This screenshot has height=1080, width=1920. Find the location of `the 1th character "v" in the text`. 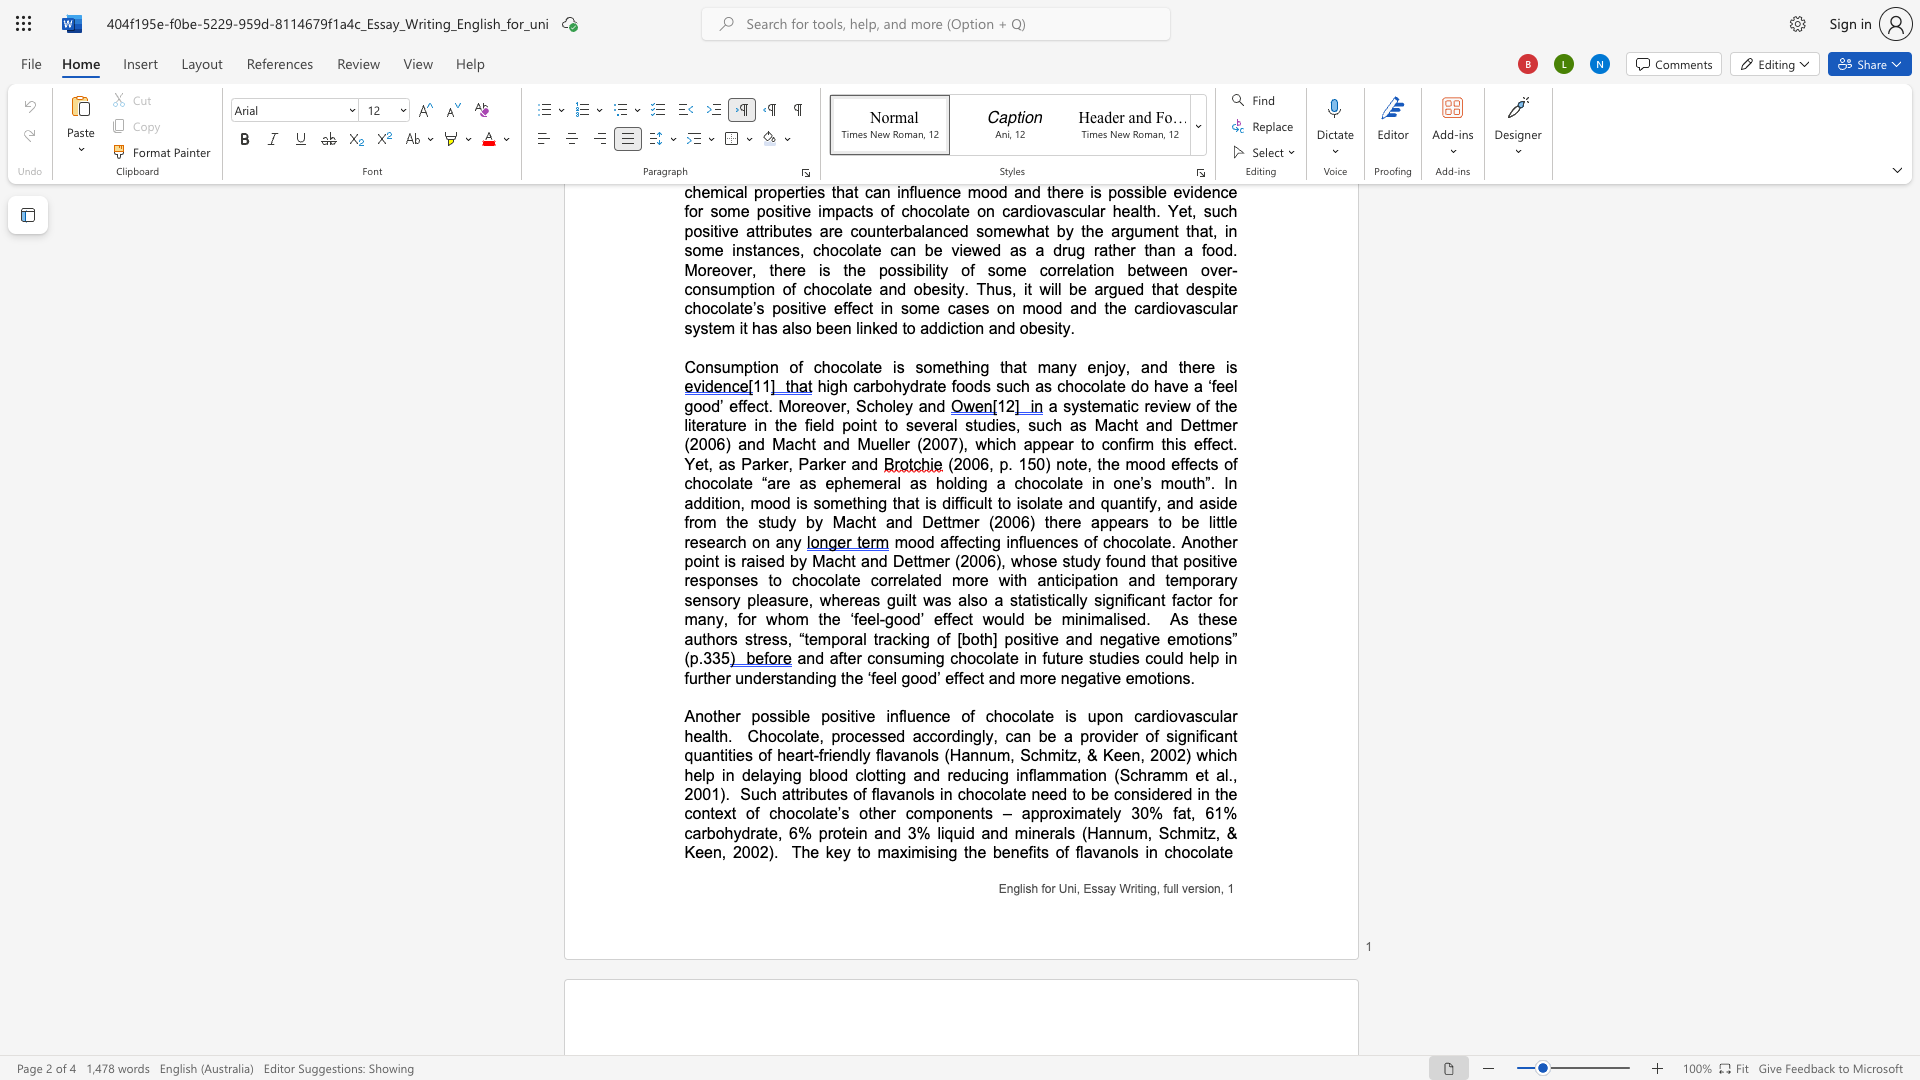

the 1th character "v" in the text is located at coordinates (1044, 639).